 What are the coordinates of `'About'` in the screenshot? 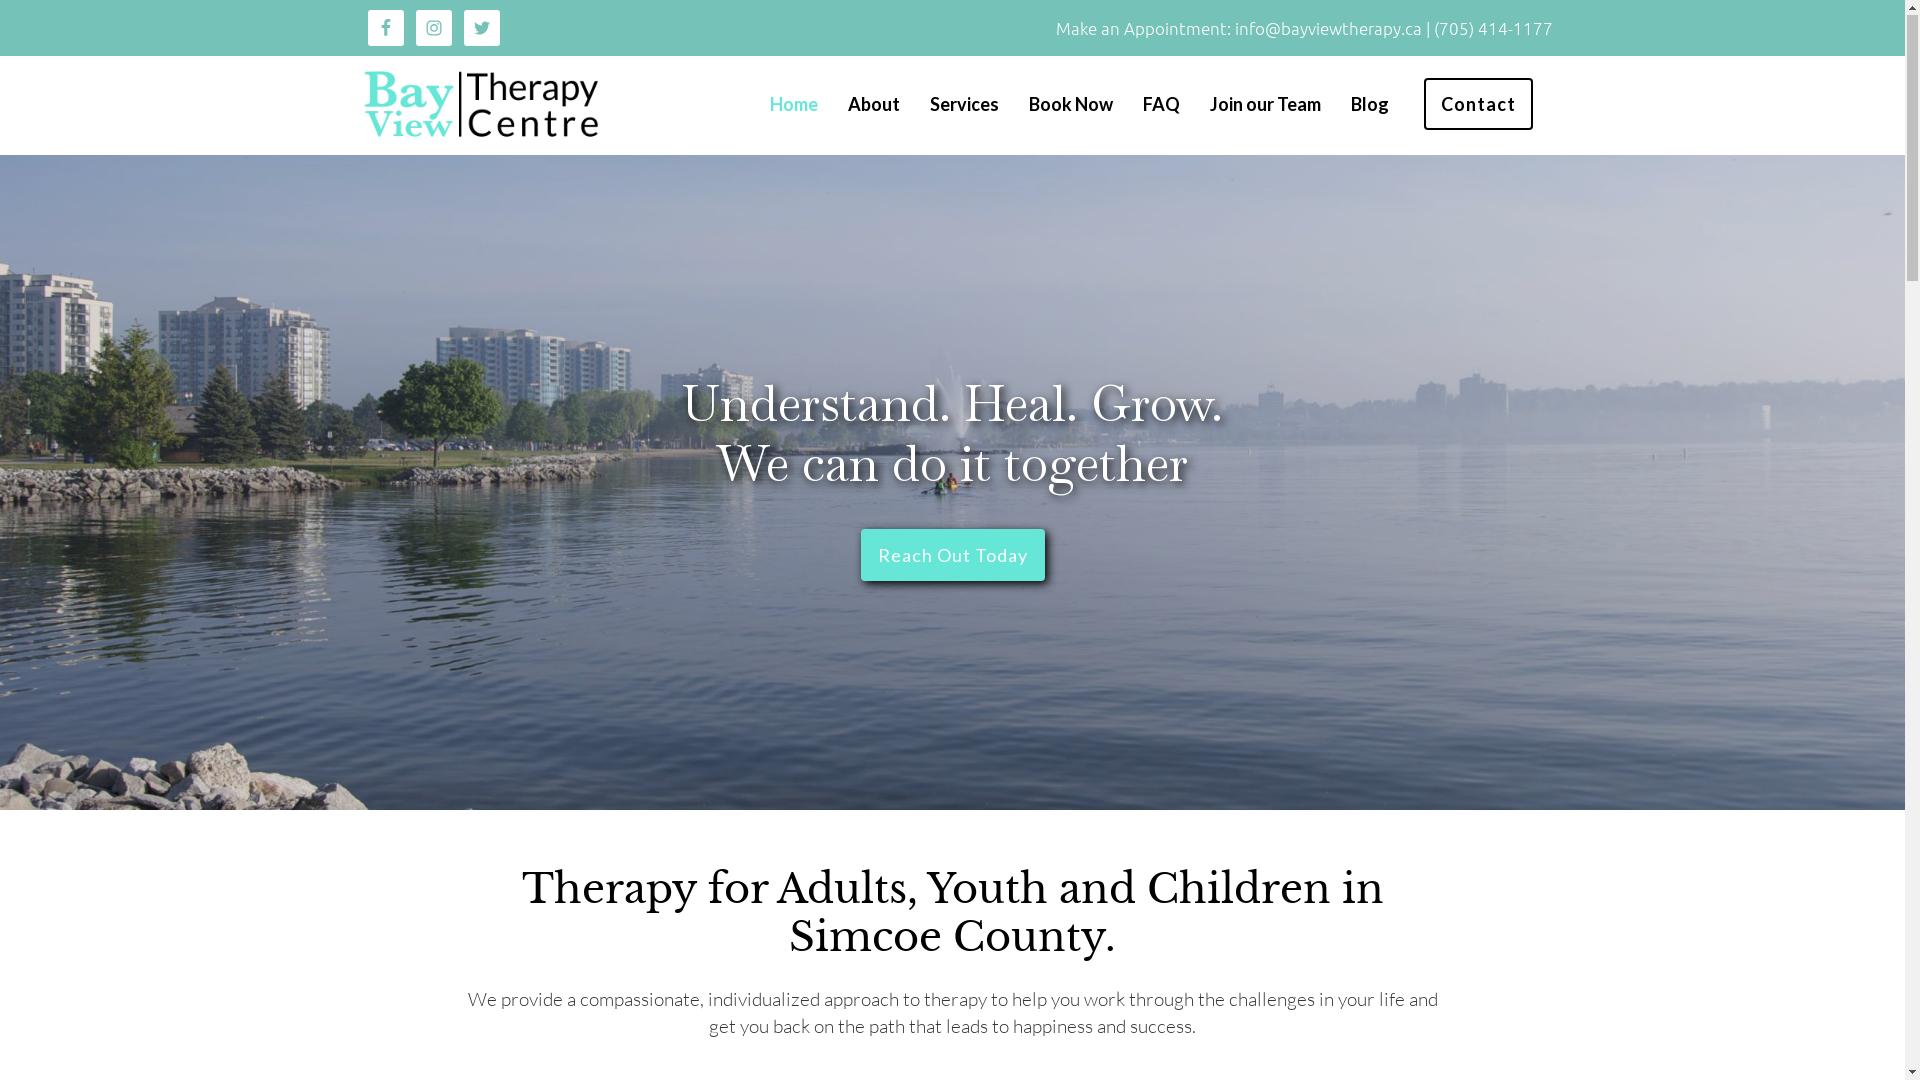 It's located at (873, 104).